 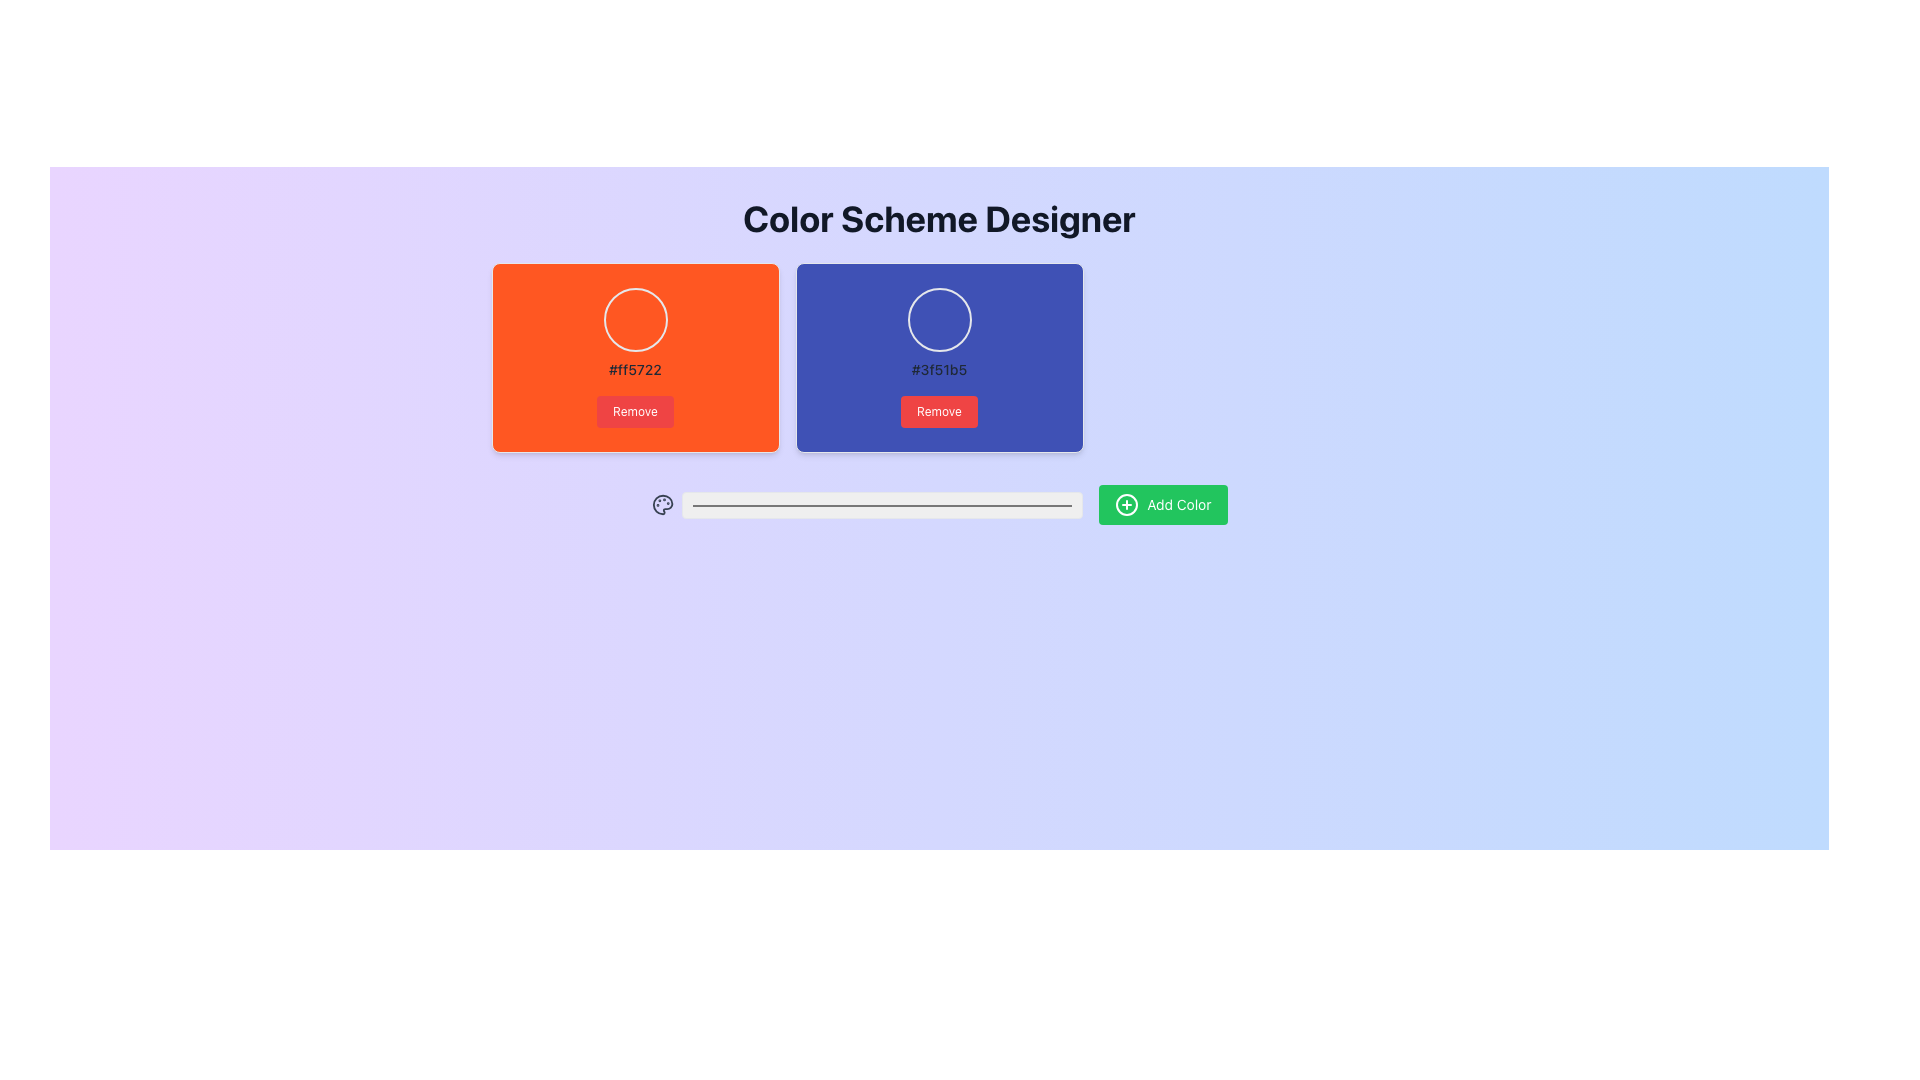 What do you see at coordinates (662, 504) in the screenshot?
I see `the small palette-like icon that appears near the color input field, which resembles a classic artist's palette and is located to the left of the color input field in the 'colorPicker' group` at bounding box center [662, 504].